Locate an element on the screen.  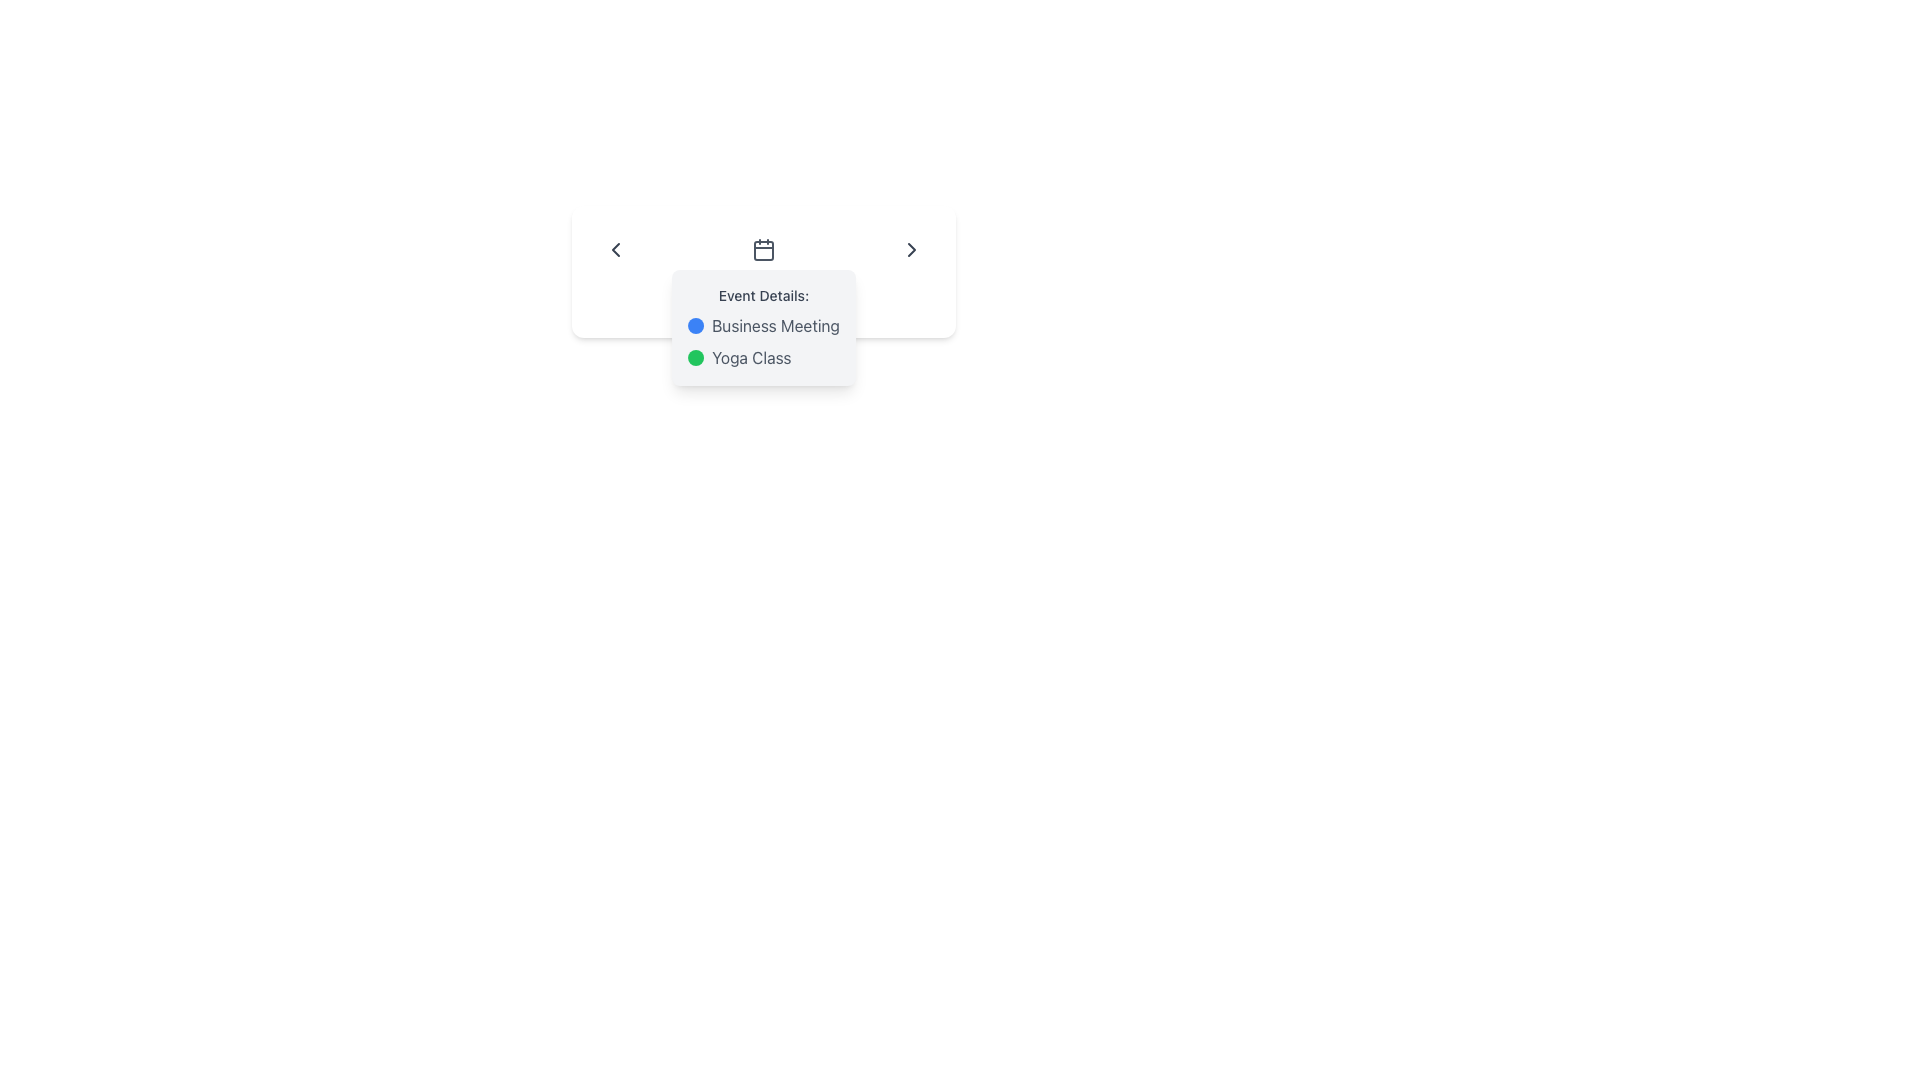
the List with icon-label pairs element featuring 'Business Meeting' and 'Yoga Class' to focus it is located at coordinates (762, 341).